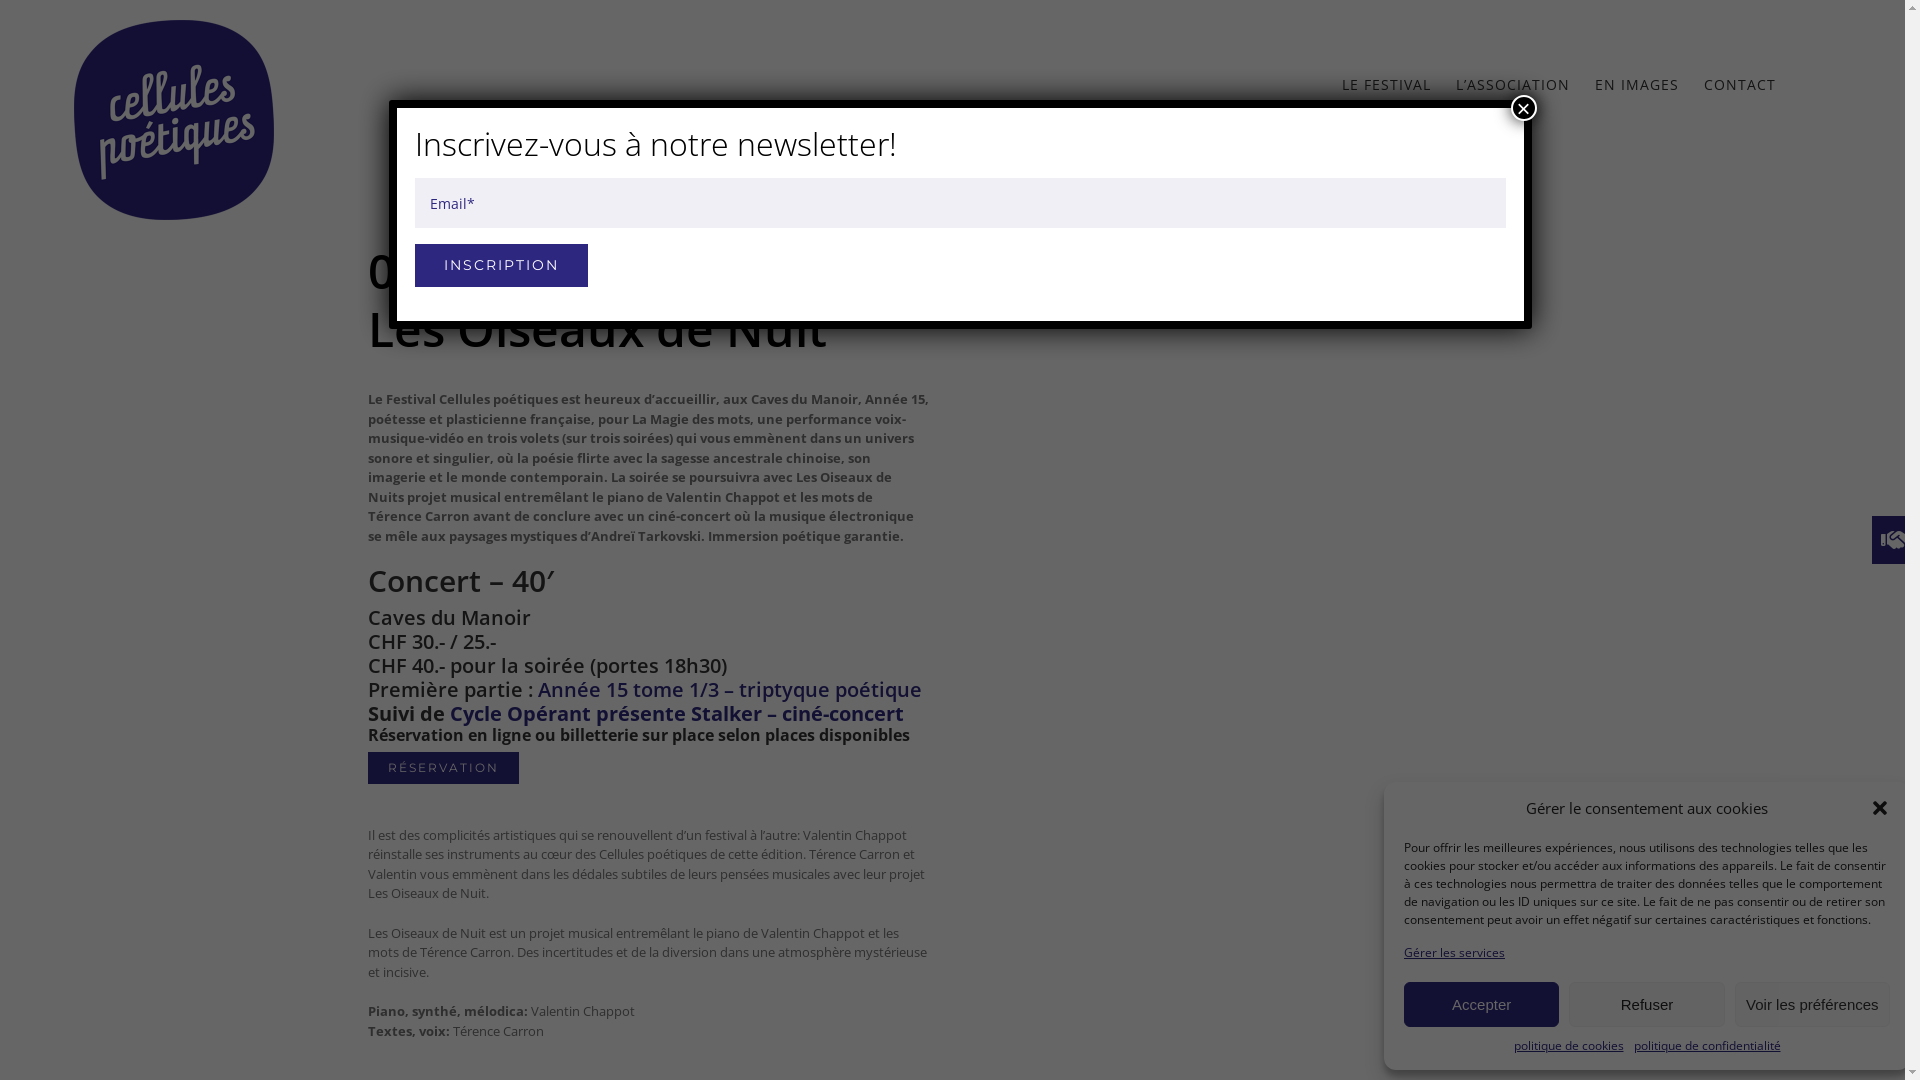  What do you see at coordinates (1385, 83) in the screenshot?
I see `'LE FESTIVAL'` at bounding box center [1385, 83].